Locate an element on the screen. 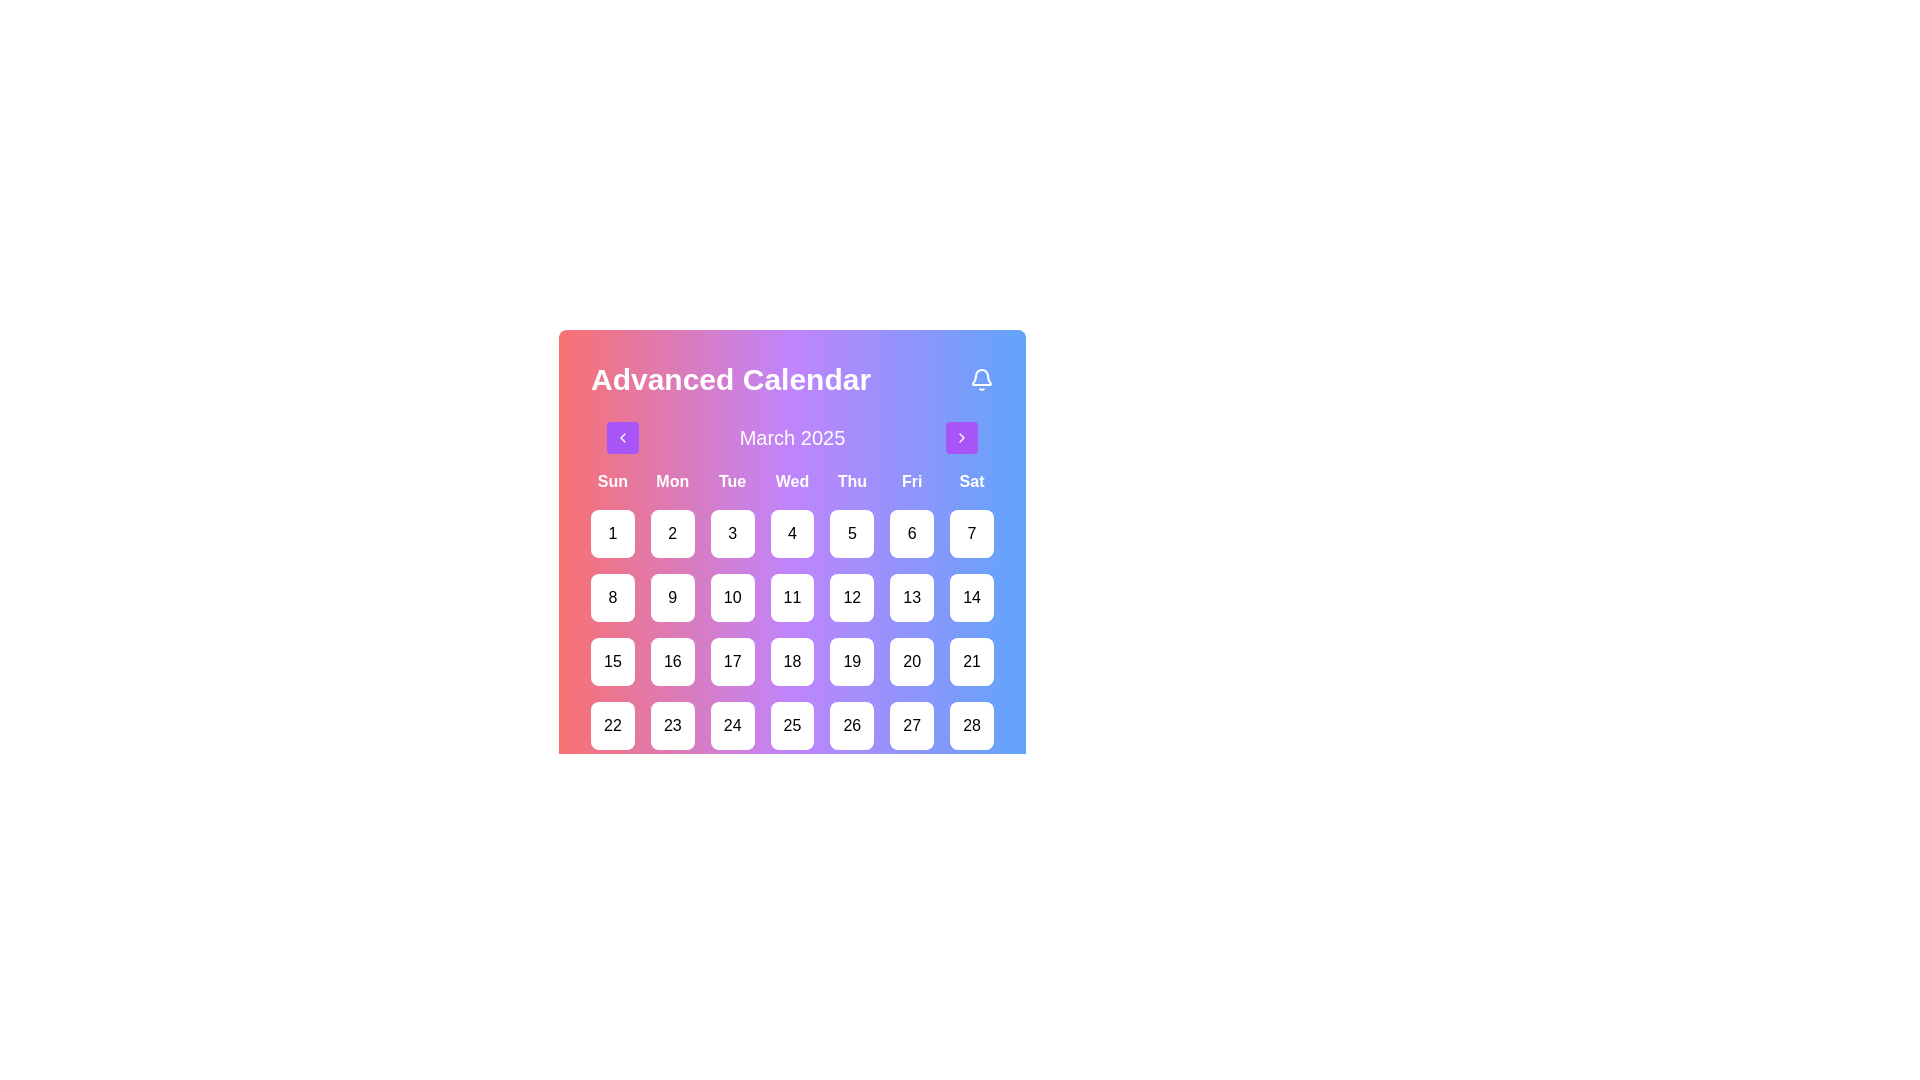 The height and width of the screenshot is (1080, 1920). the static text label displaying 'Mon', which is the second day header in the weekly calendar view is located at coordinates (672, 482).